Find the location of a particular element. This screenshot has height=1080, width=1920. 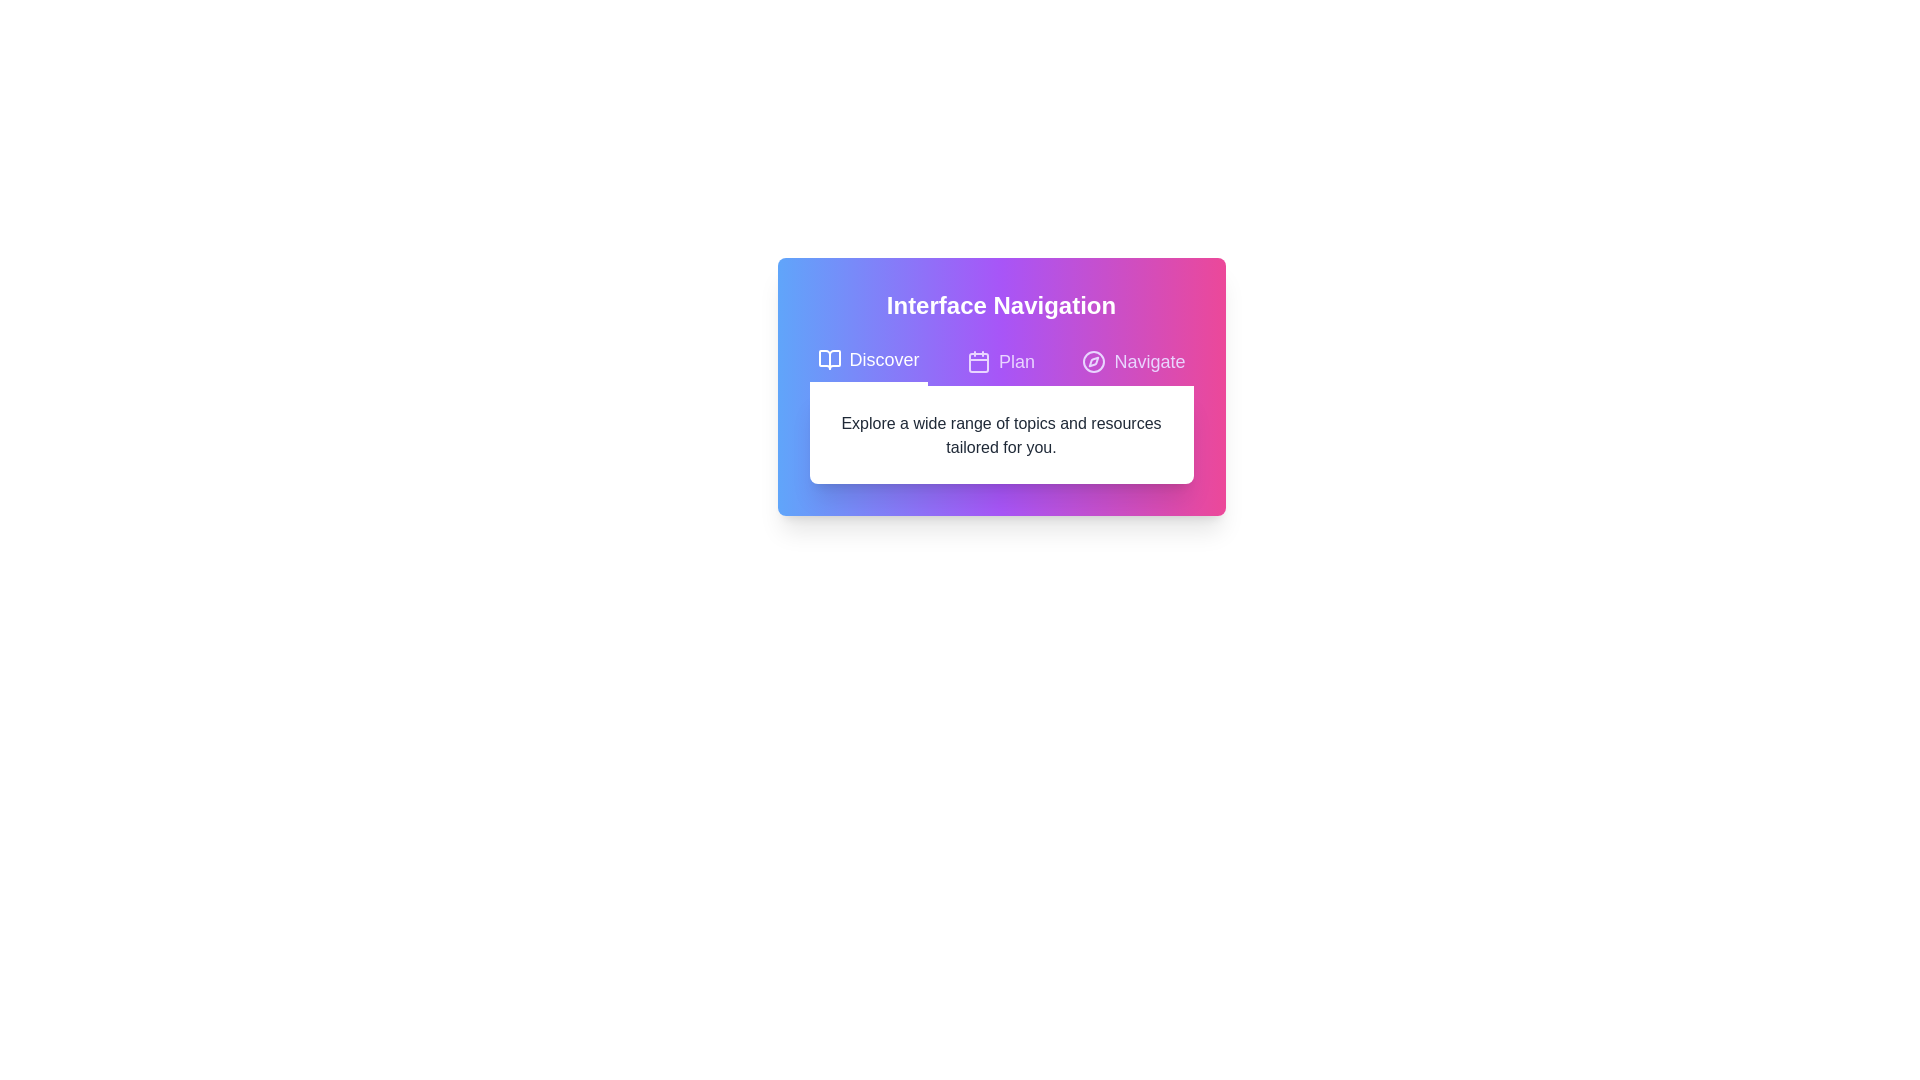

the static text label indicating the 'Plan' tab, which is centrally located within the purple tab header is located at coordinates (1017, 362).